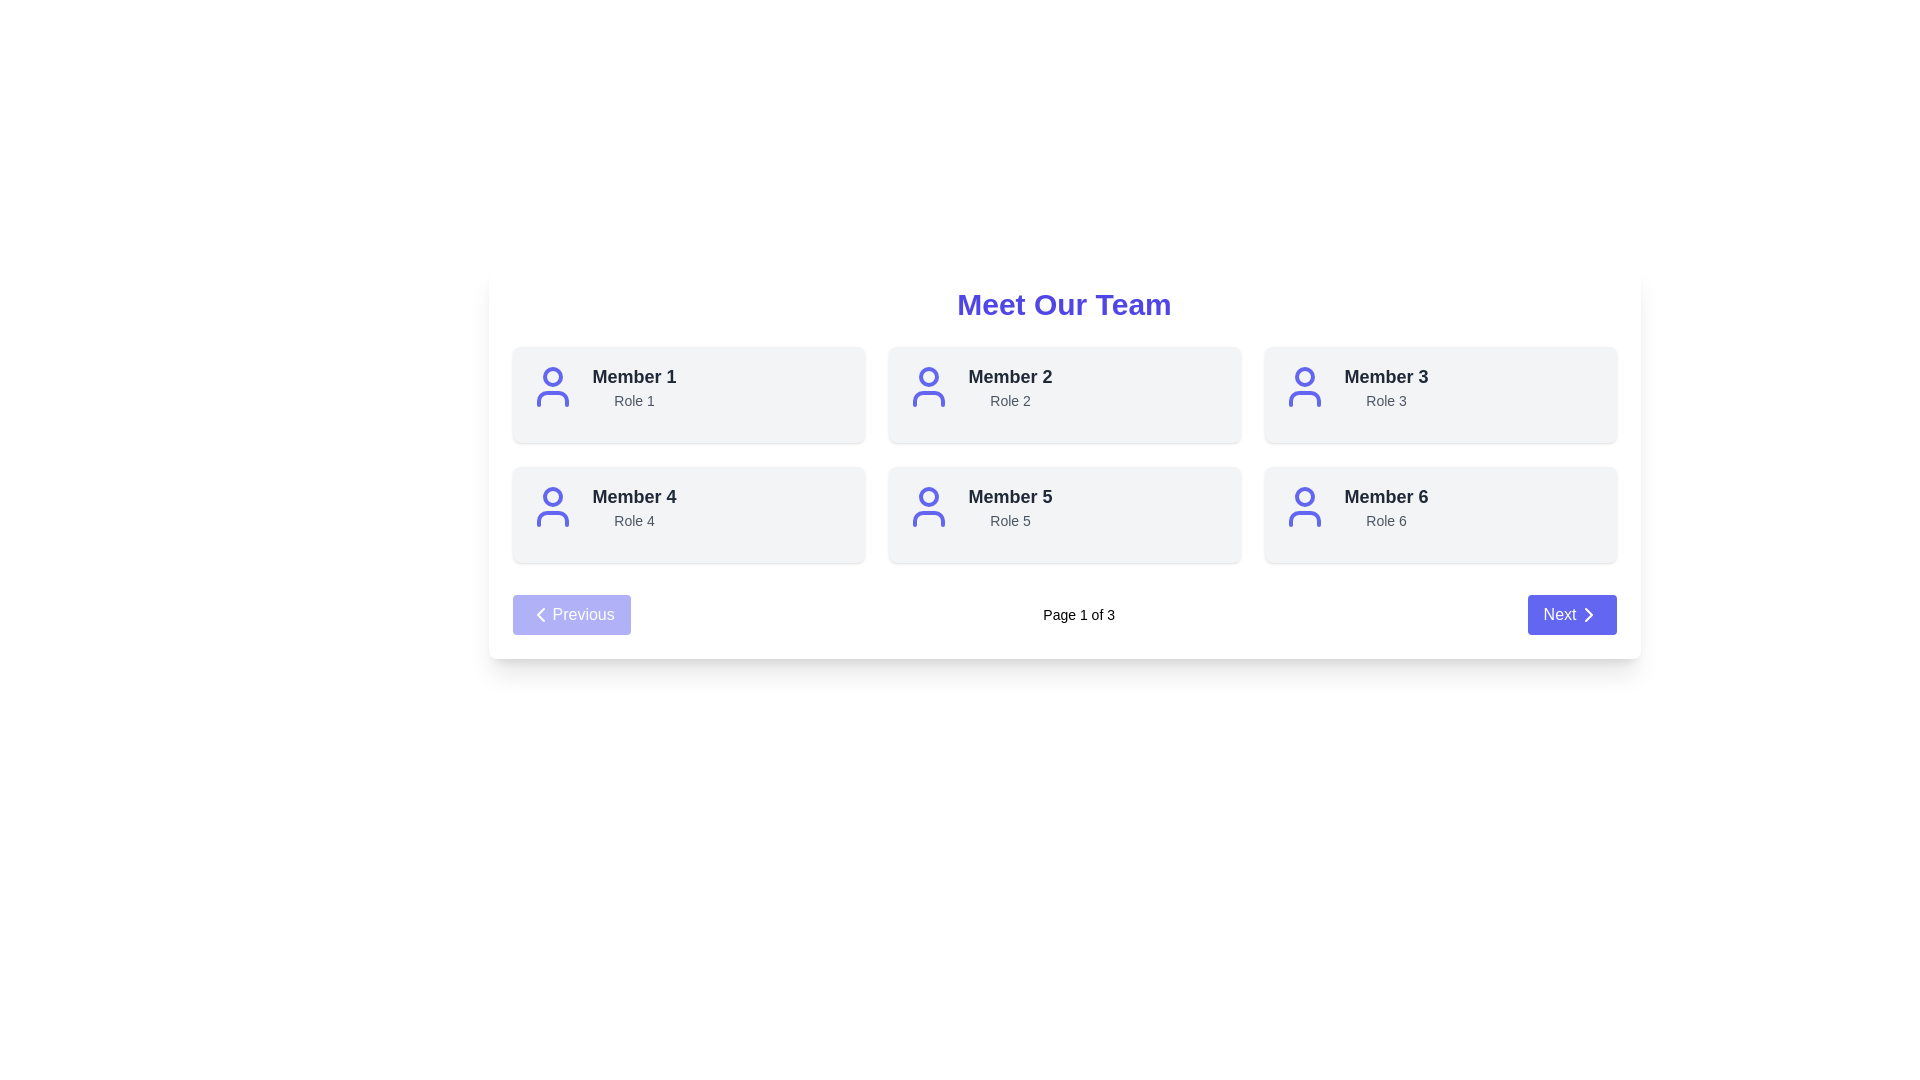 Image resolution: width=1920 pixels, height=1080 pixels. I want to click on the Profile card displaying 'Member 6' and 'Role 6' located in the bottom-right corner of the grid, adjacent to the 'Next' button, so click(1440, 514).